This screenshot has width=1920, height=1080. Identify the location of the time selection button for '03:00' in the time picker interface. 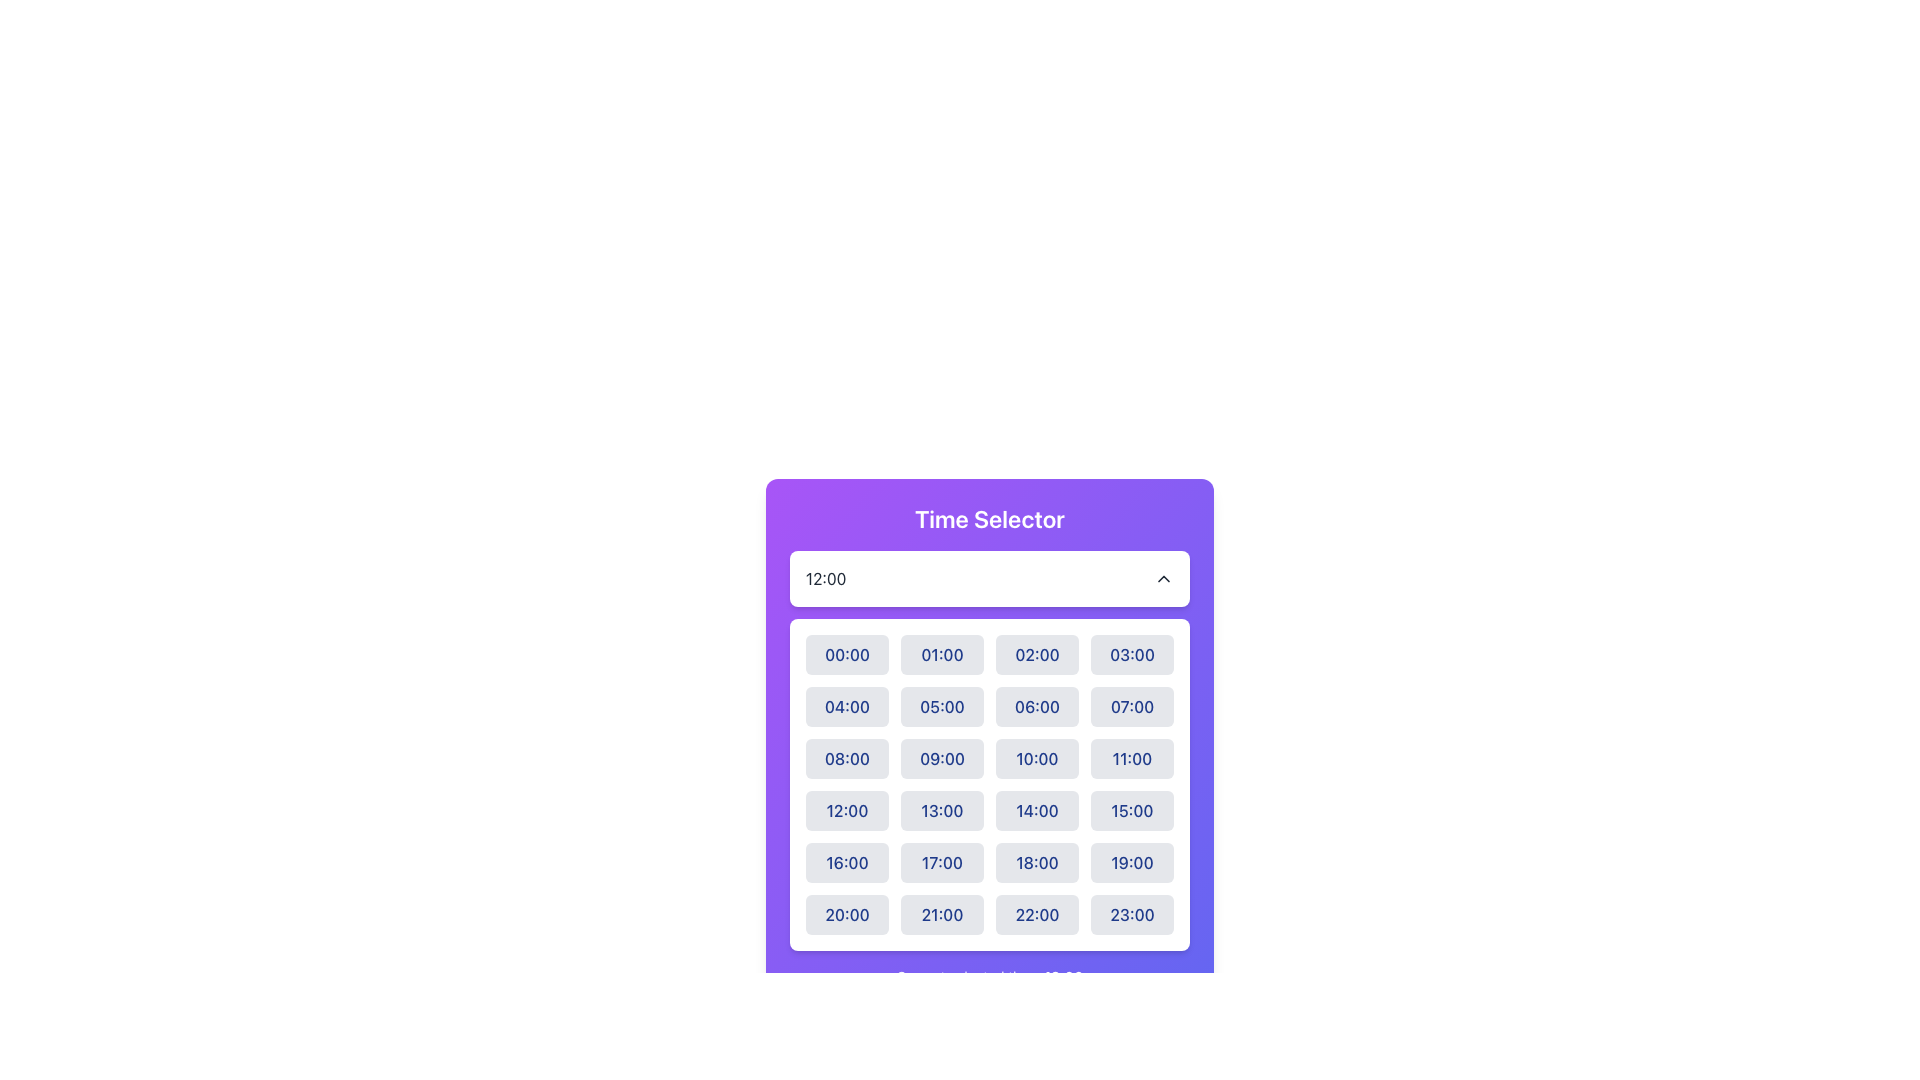
(1132, 655).